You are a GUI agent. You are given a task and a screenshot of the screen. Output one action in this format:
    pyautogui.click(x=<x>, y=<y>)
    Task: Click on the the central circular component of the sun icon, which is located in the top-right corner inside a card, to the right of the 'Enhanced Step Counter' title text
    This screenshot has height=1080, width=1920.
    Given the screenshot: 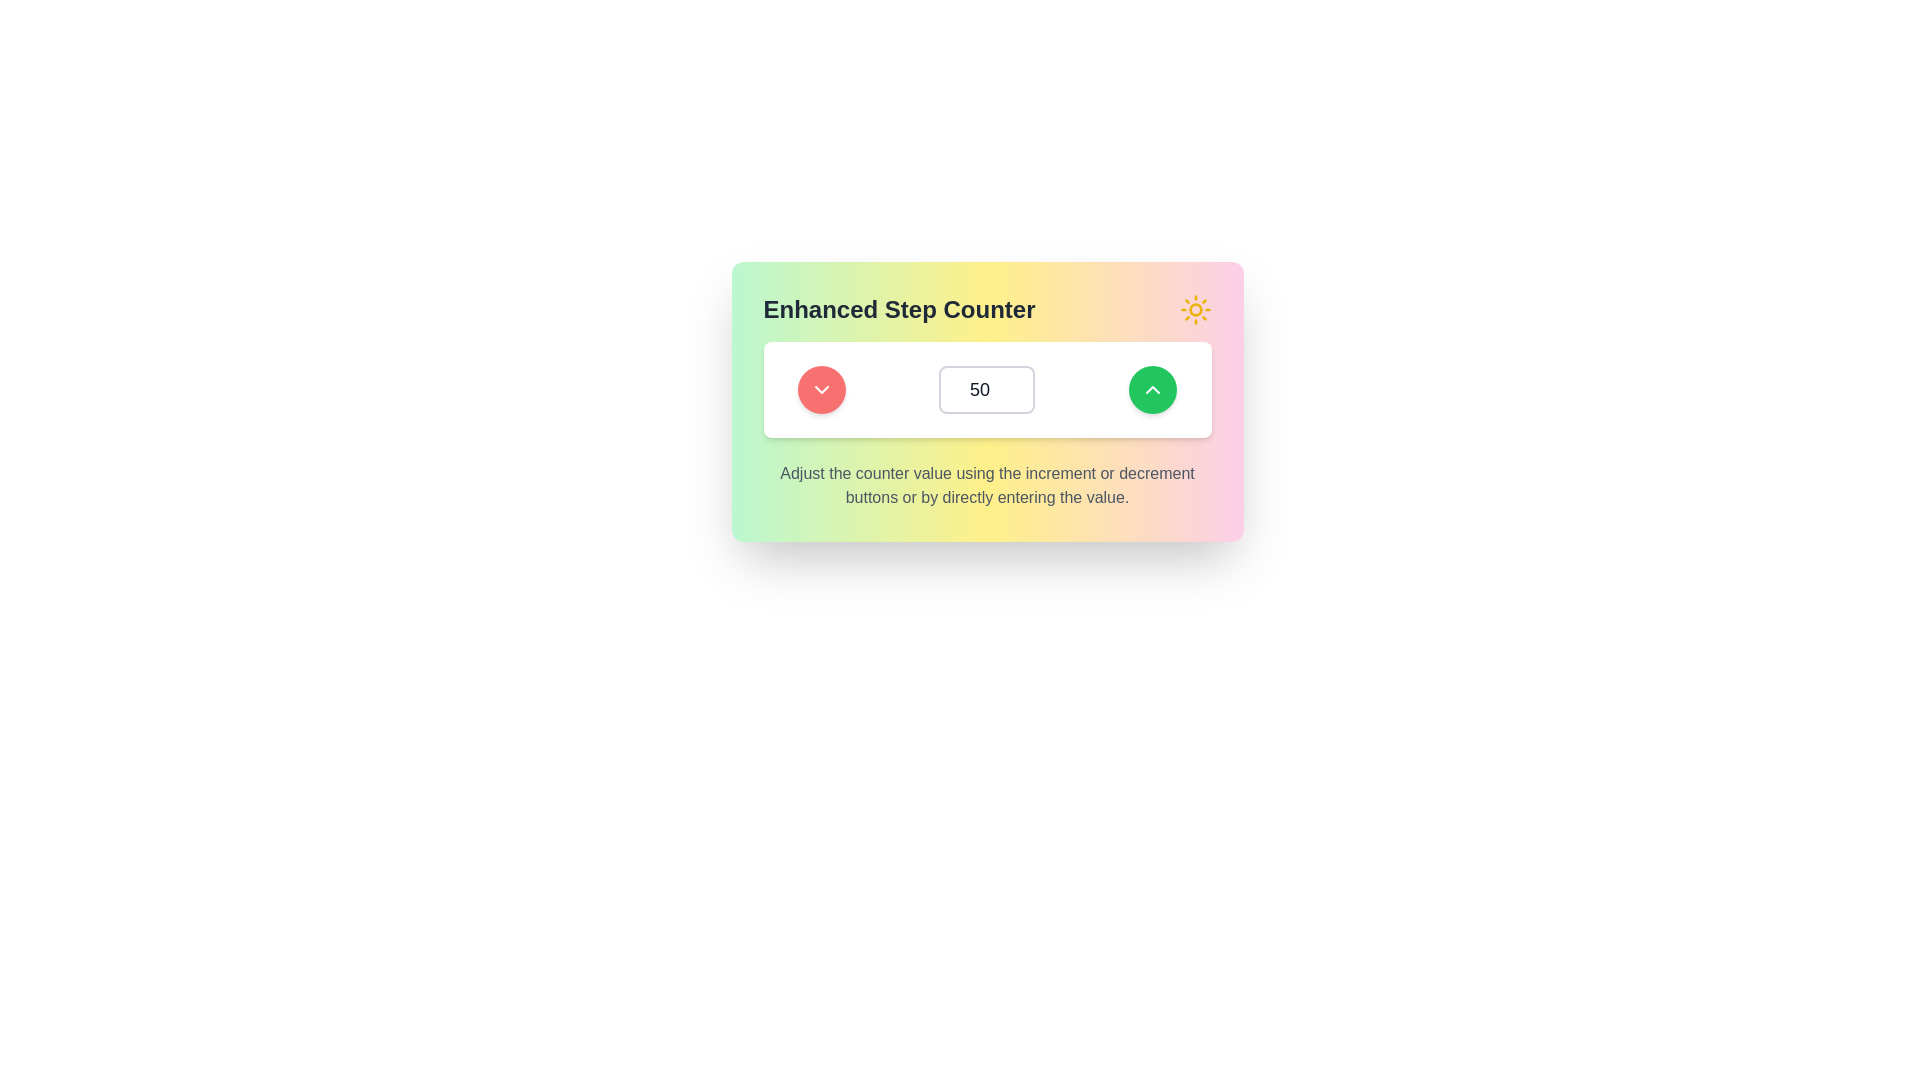 What is the action you would take?
    pyautogui.click(x=1195, y=309)
    